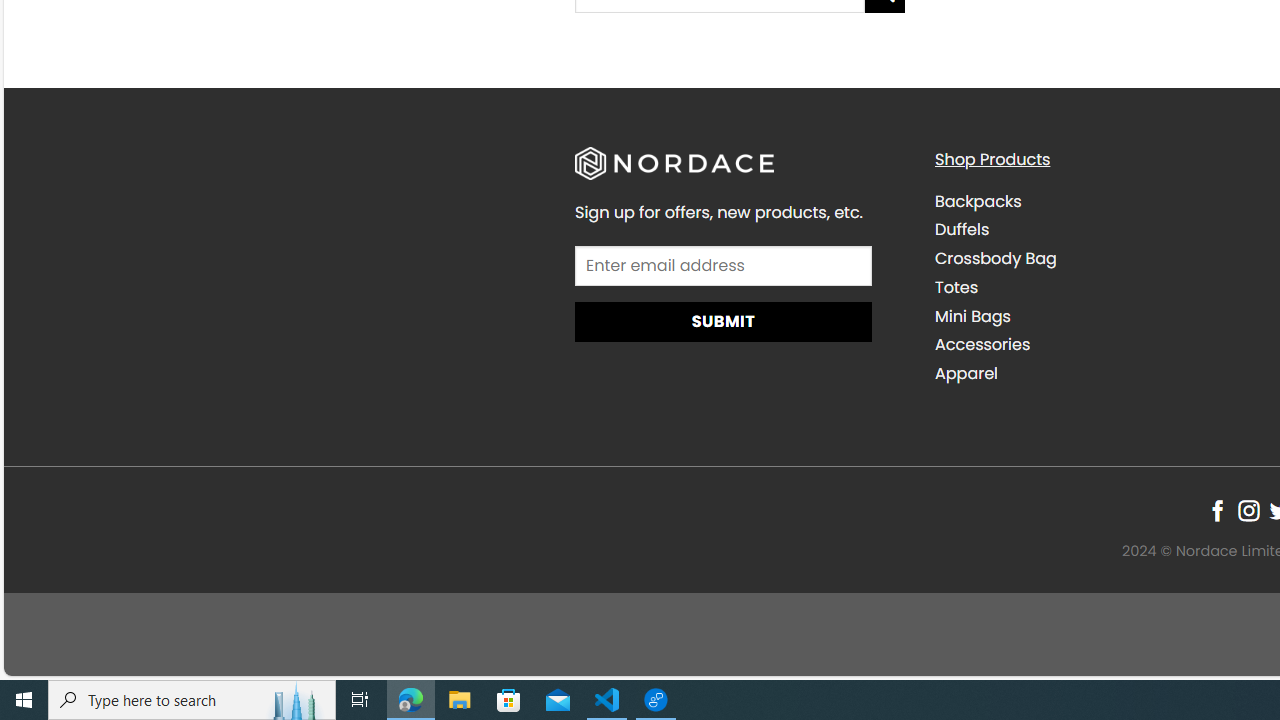 The image size is (1280, 720). I want to click on 'Mini Bags', so click(972, 315).